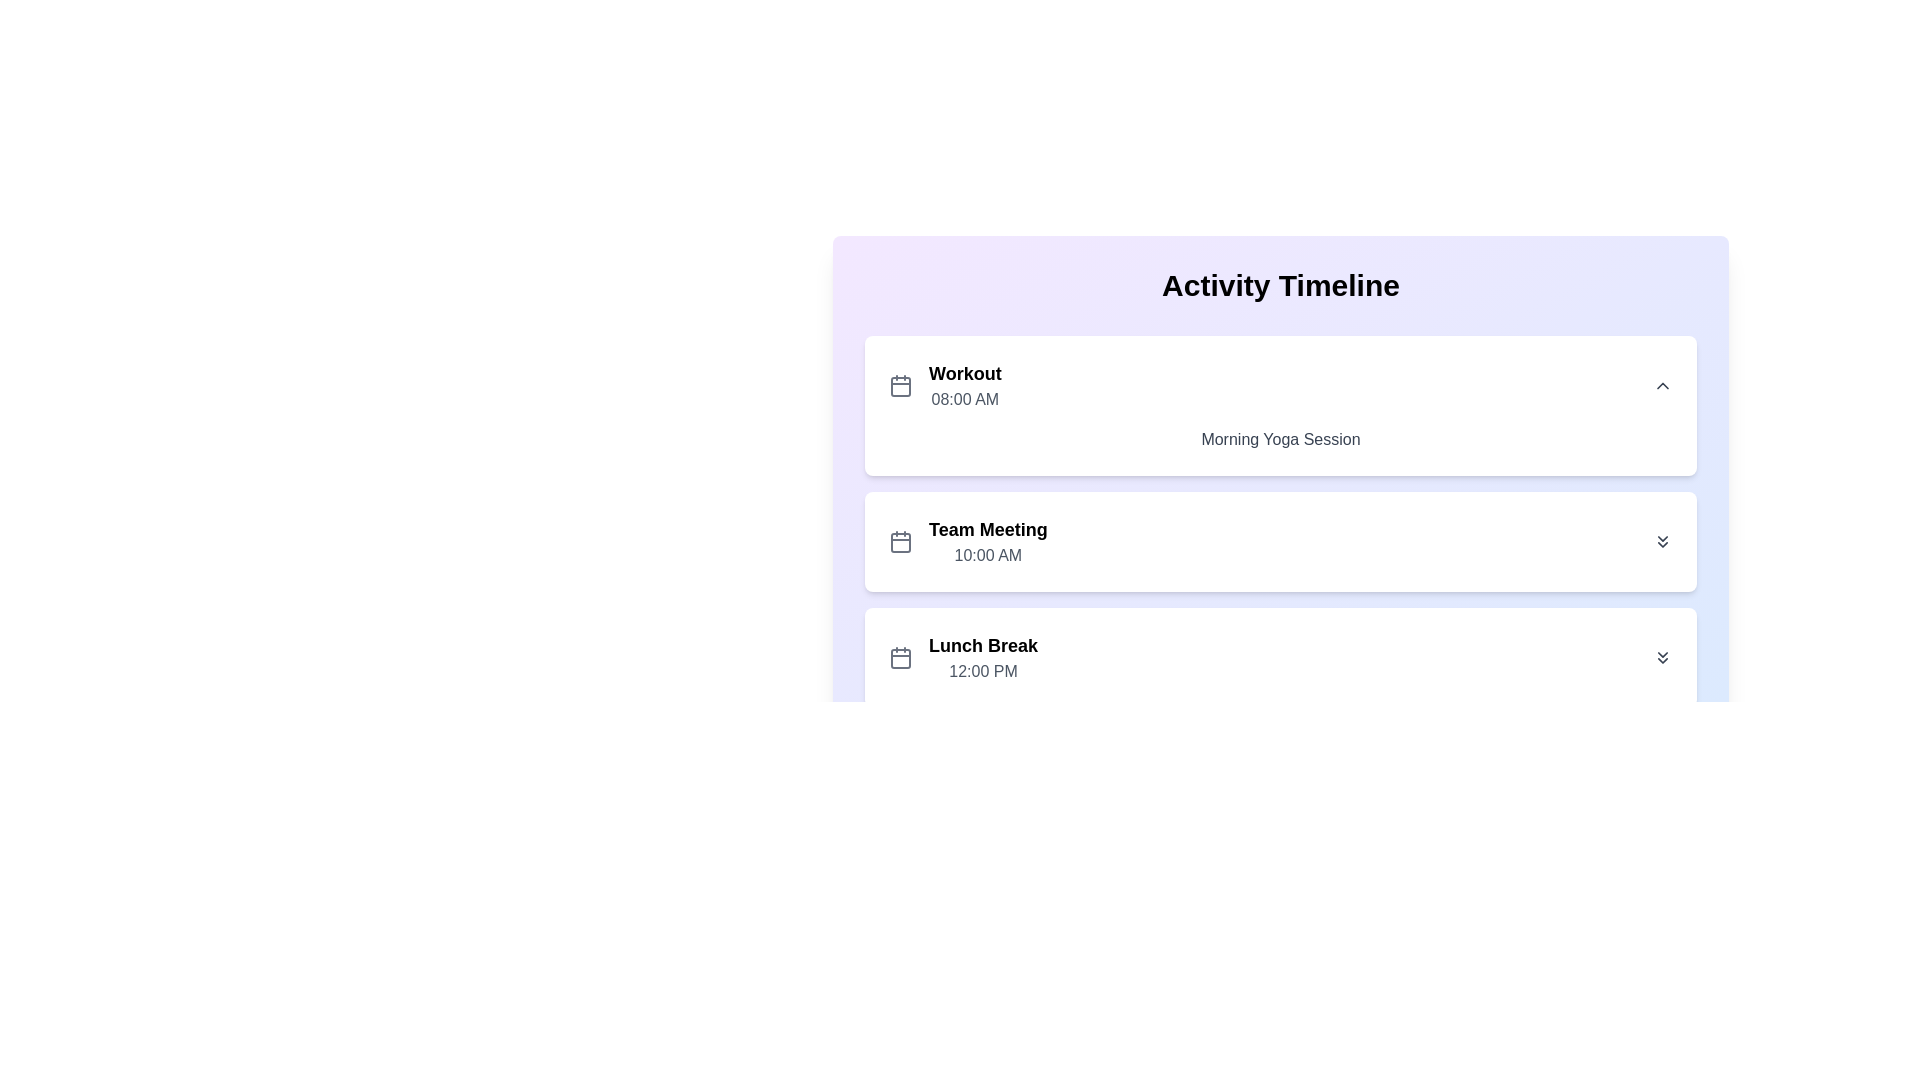  Describe the element at coordinates (1281, 385) in the screenshot. I see `the List item containing 'Workout' scheduled at '08:00 AM'` at that location.